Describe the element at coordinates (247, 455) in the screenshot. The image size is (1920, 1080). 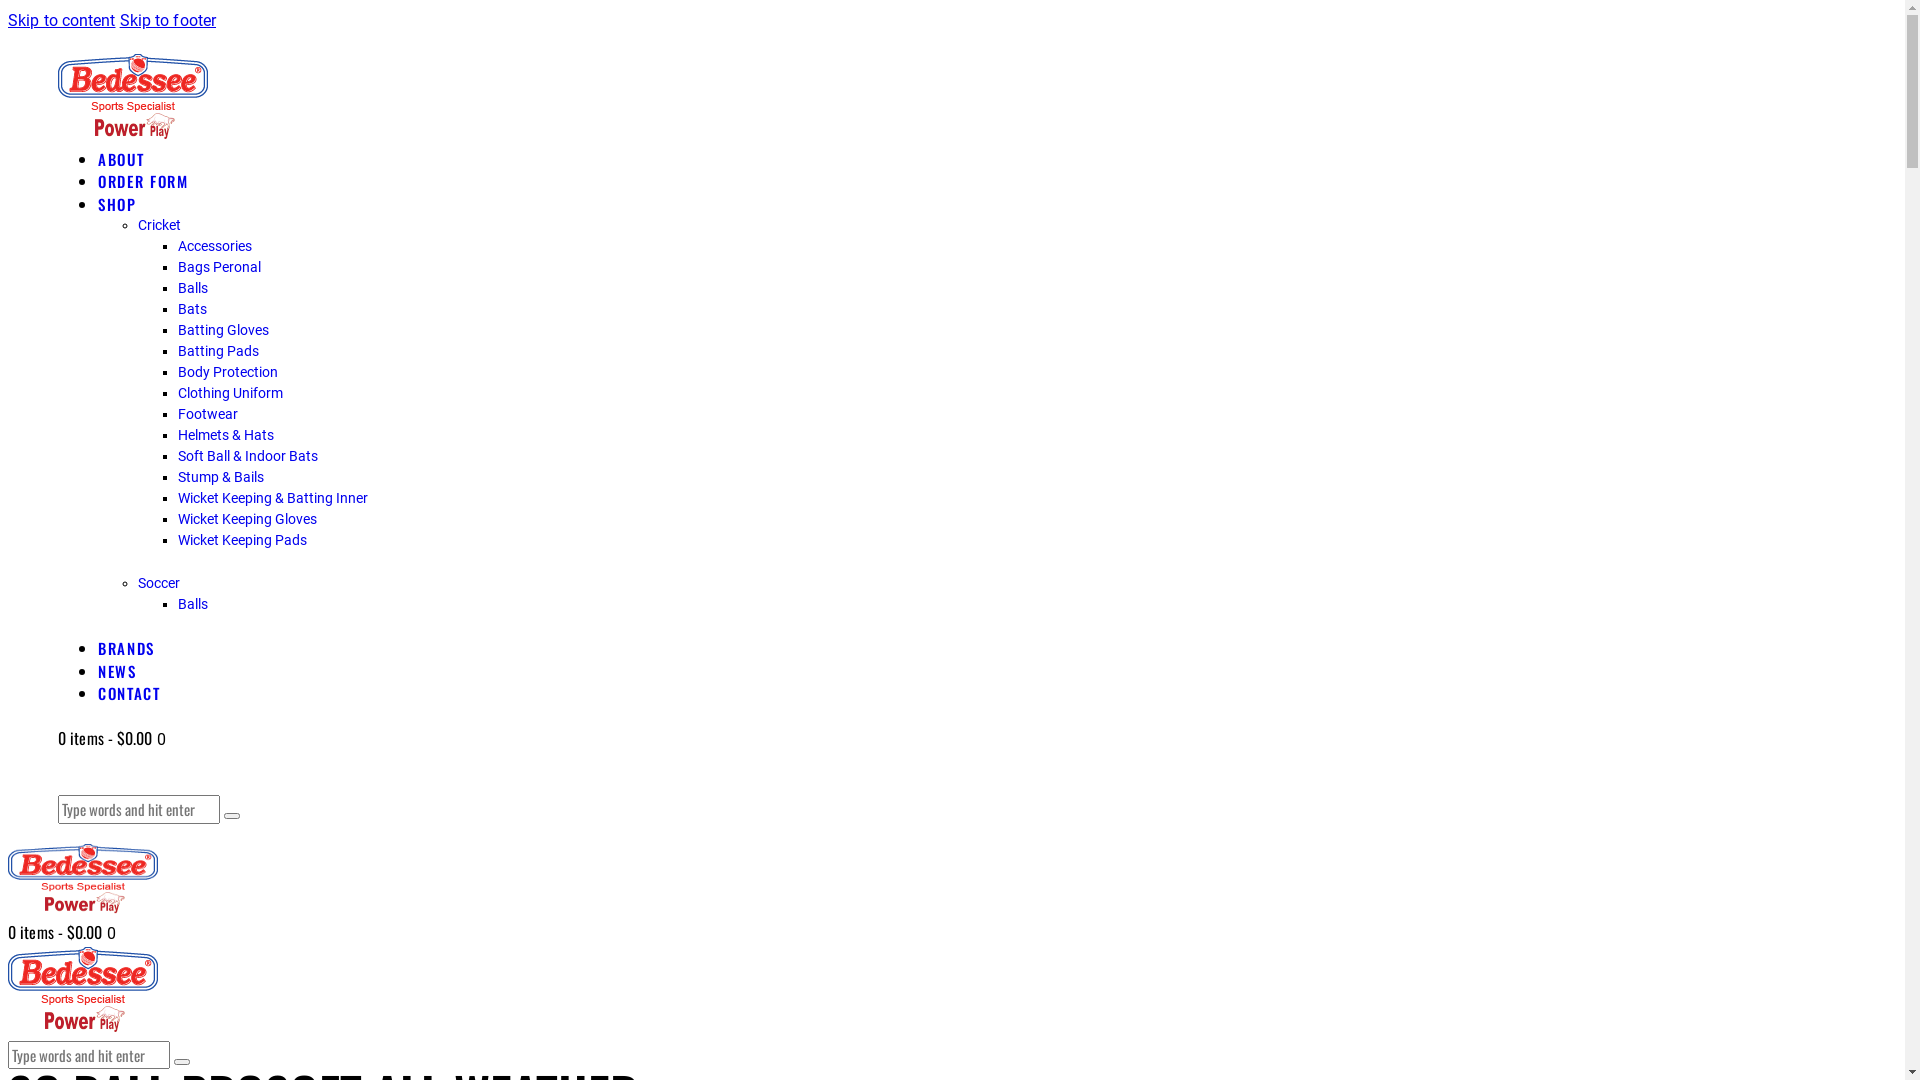
I see `'Soft Ball & Indoor Bats'` at that location.